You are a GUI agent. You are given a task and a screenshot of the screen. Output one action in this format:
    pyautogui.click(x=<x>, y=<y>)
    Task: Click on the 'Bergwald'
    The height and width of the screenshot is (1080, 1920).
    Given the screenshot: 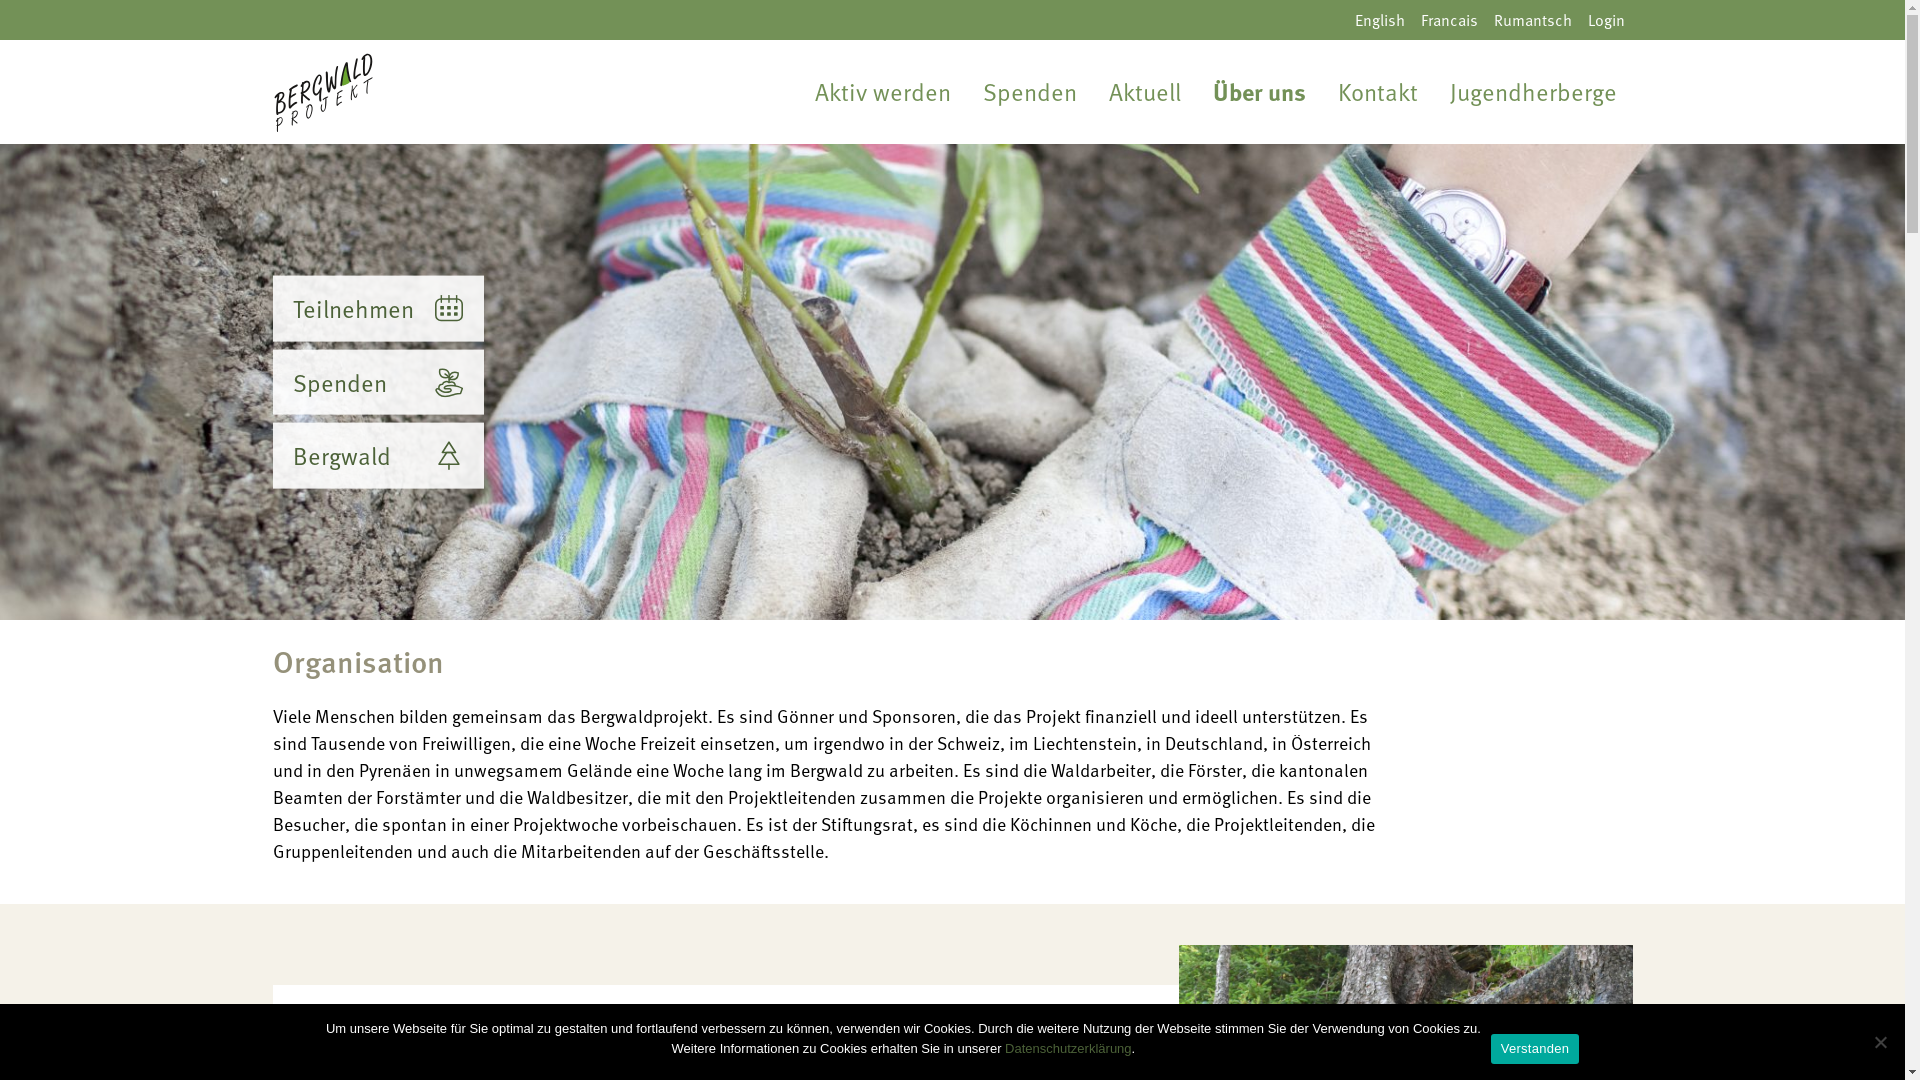 What is the action you would take?
    pyautogui.click(x=377, y=455)
    